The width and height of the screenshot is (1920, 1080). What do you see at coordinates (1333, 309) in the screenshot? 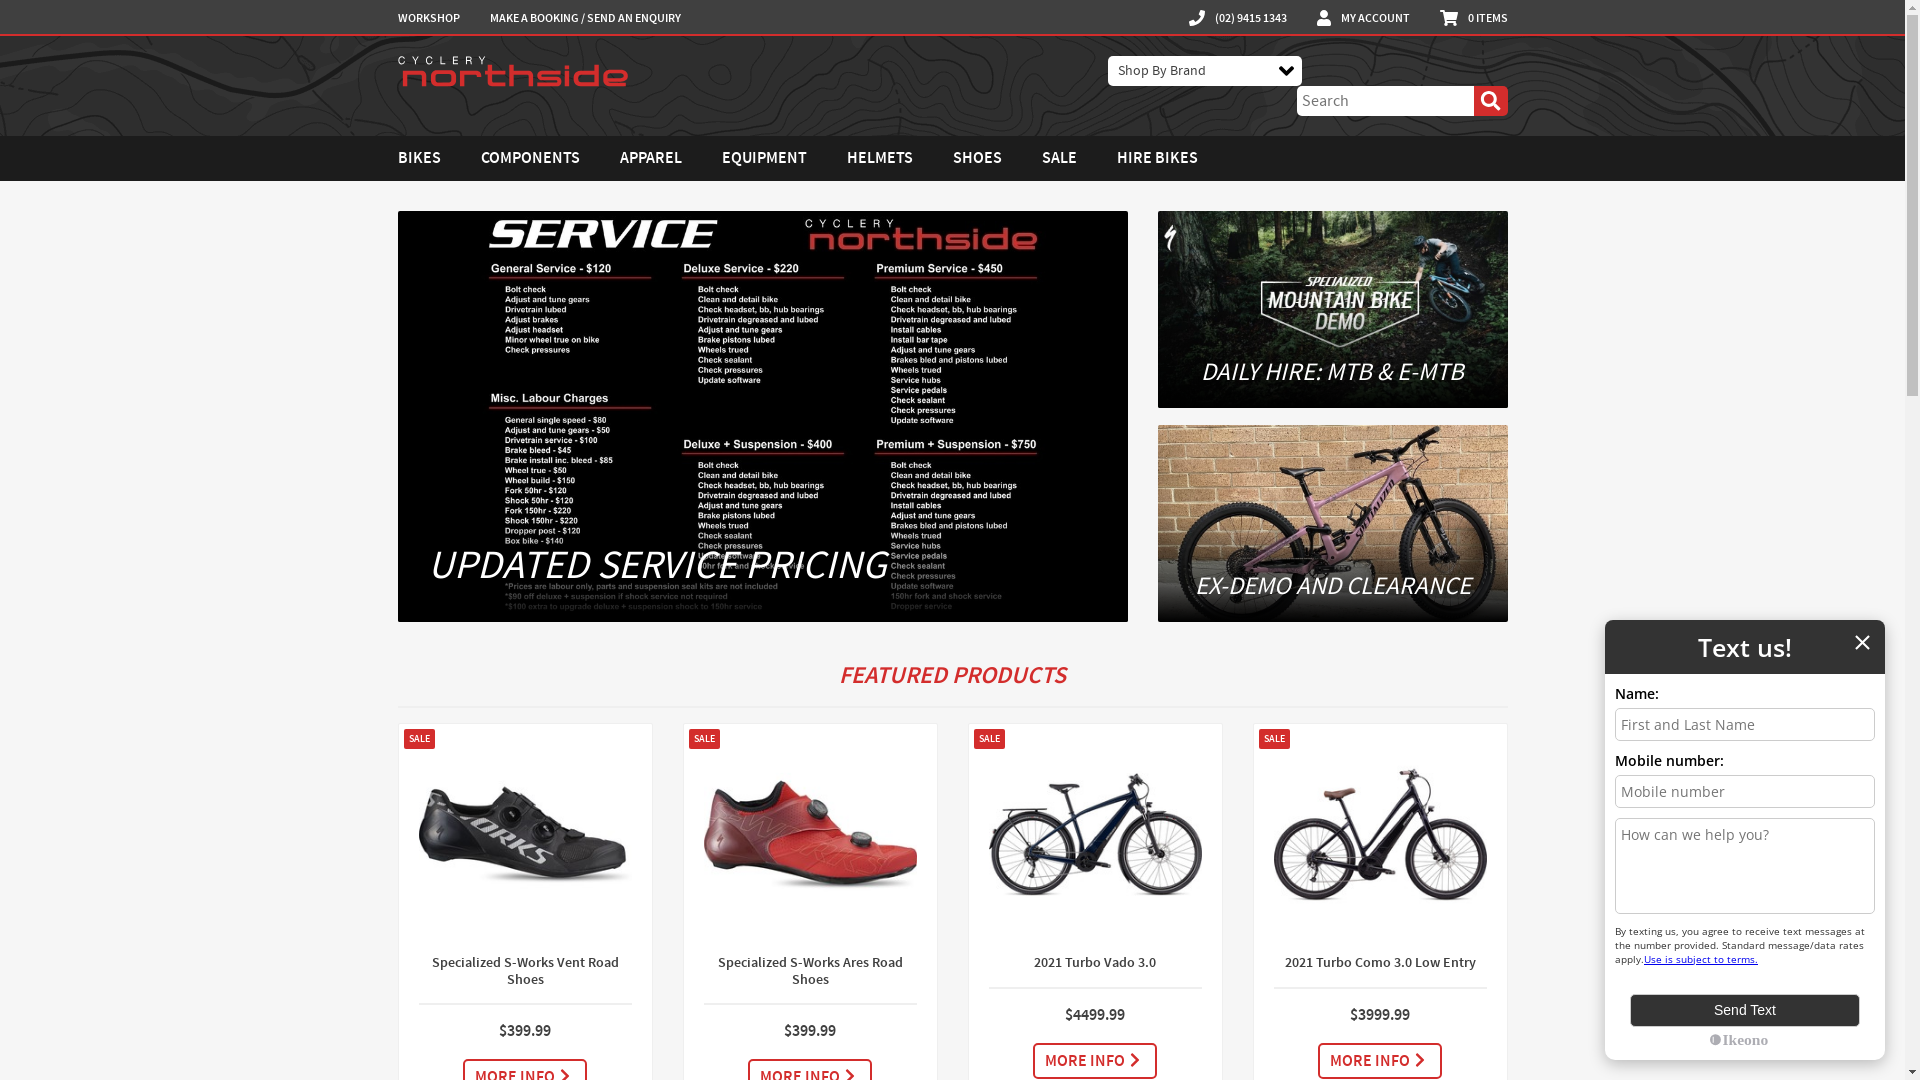
I see `'DAILY HIRE:  MTB  &  E-MTB'` at bounding box center [1333, 309].